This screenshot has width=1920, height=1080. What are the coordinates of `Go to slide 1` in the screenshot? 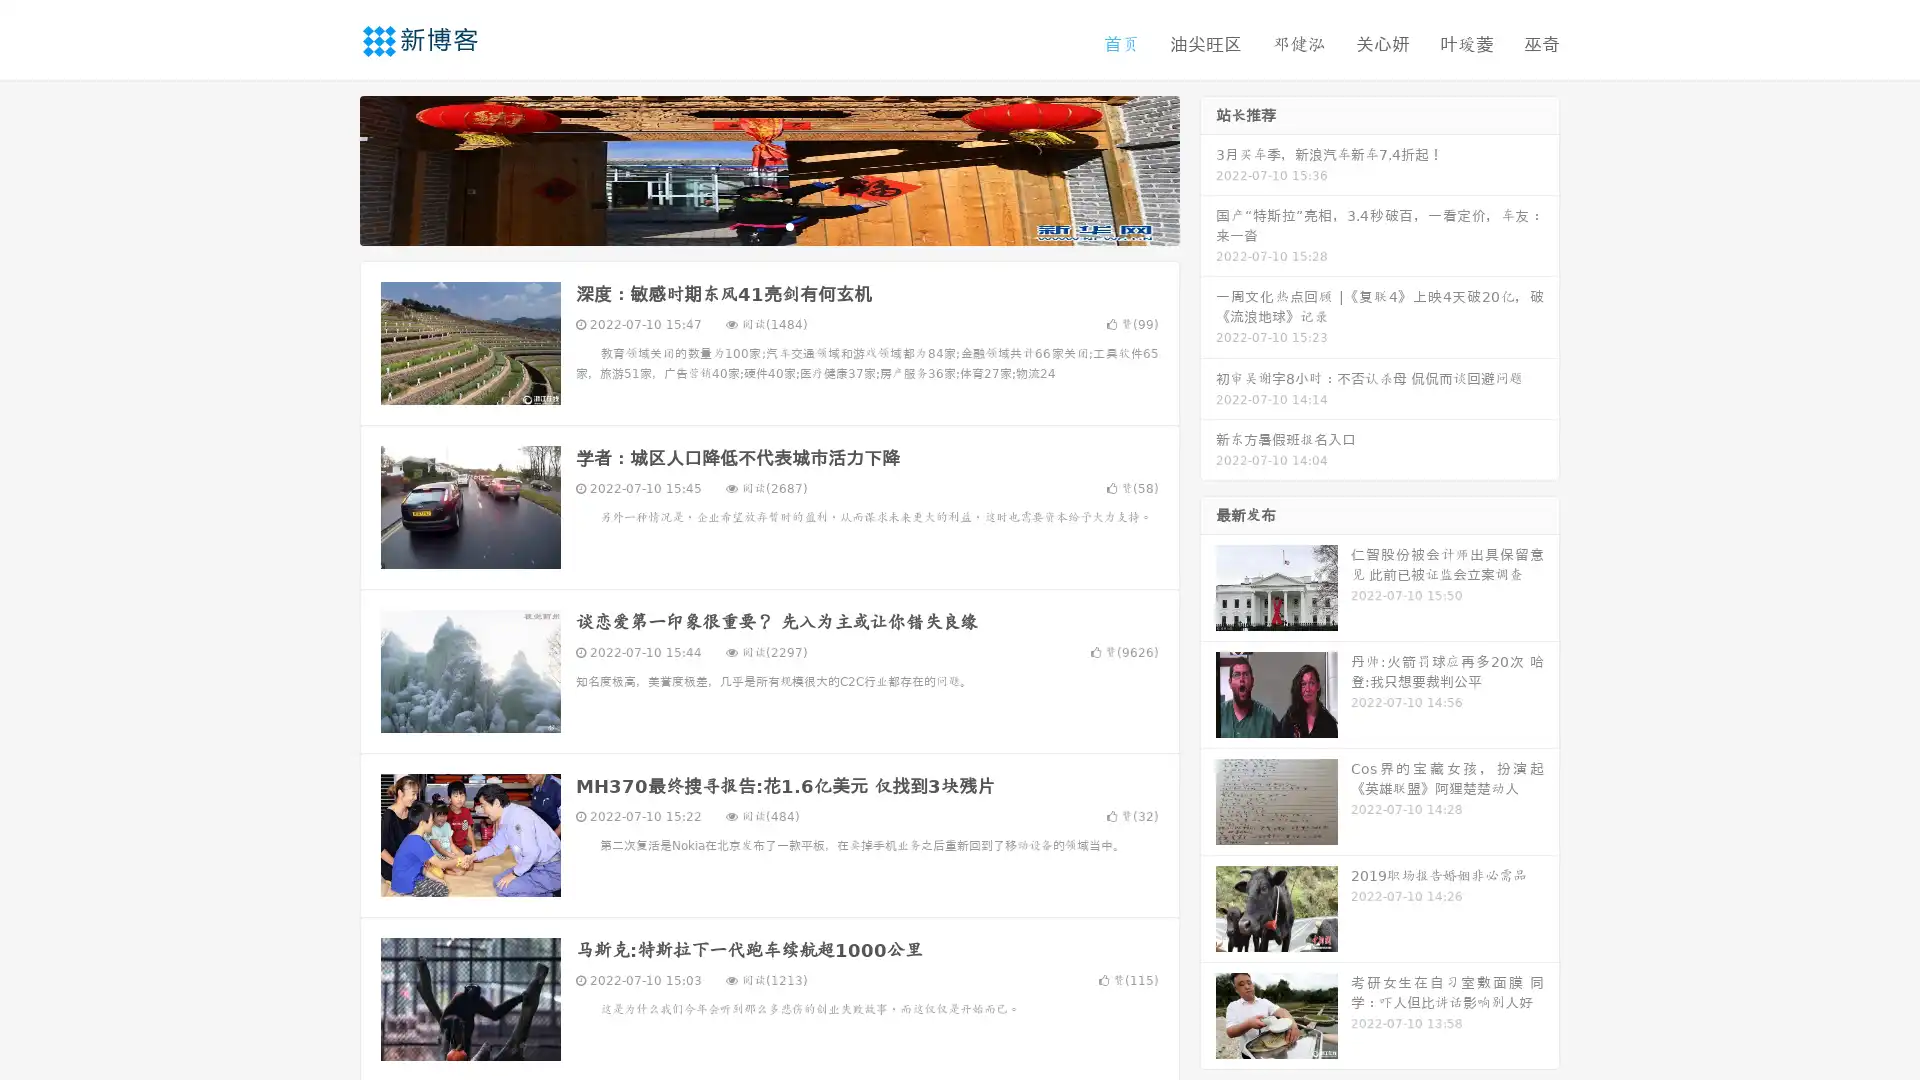 It's located at (748, 225).